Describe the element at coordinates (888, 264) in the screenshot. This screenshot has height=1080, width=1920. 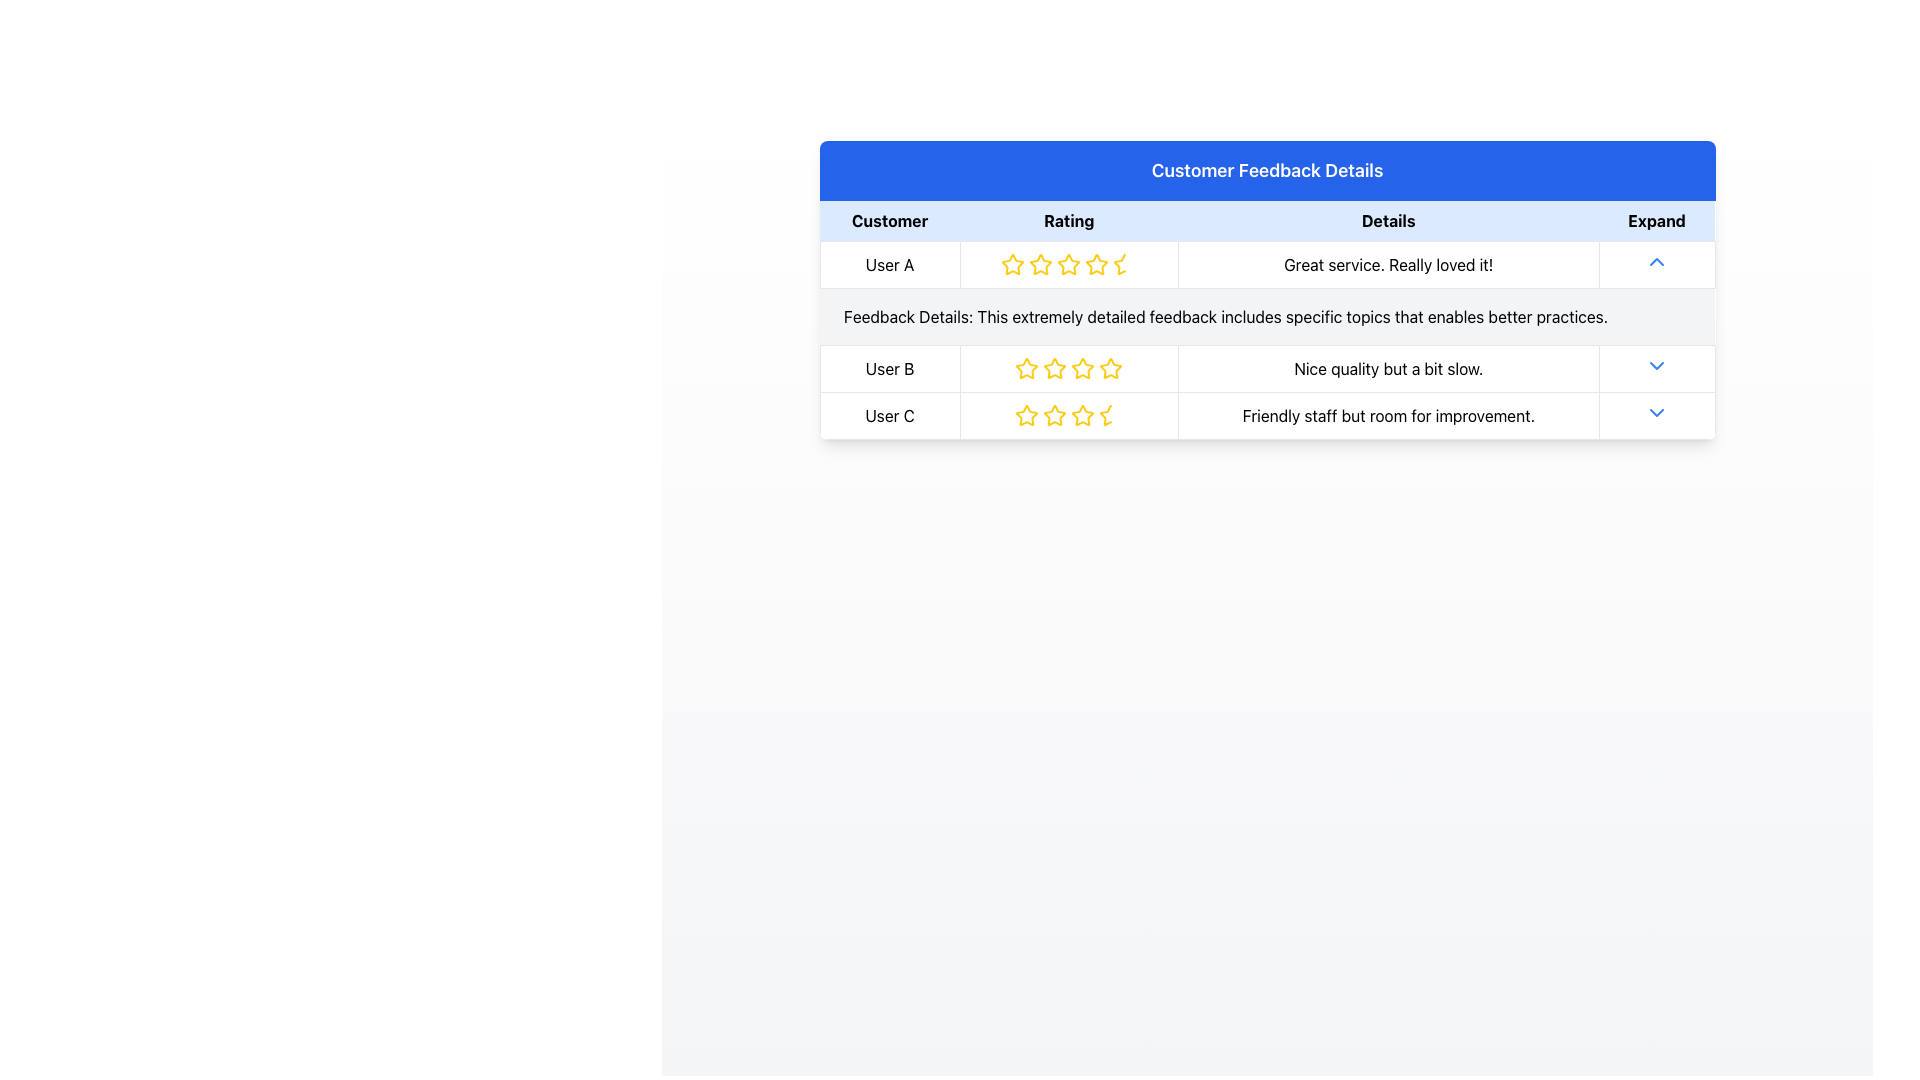
I see `the text label displaying 'User A' located in the first column under the 'Customer' header in the table` at that location.